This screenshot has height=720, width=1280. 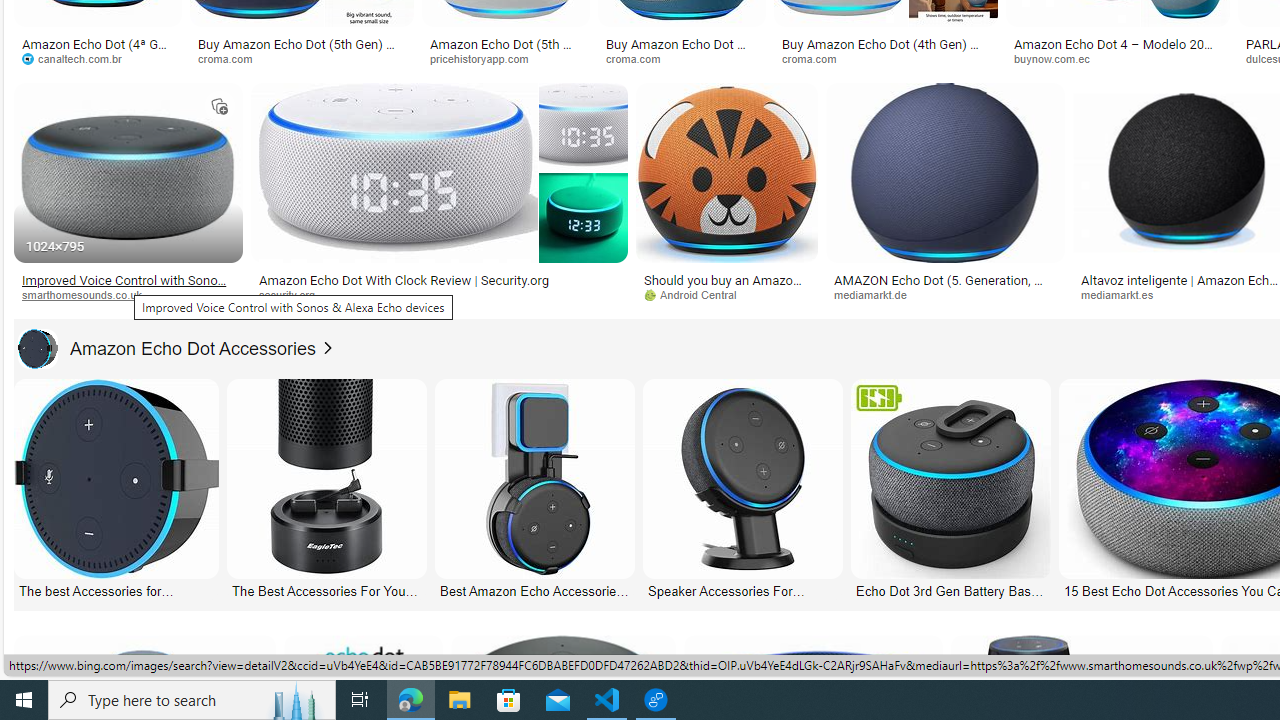 I want to click on 'smarthomesounds.co.uk', so click(x=87, y=294).